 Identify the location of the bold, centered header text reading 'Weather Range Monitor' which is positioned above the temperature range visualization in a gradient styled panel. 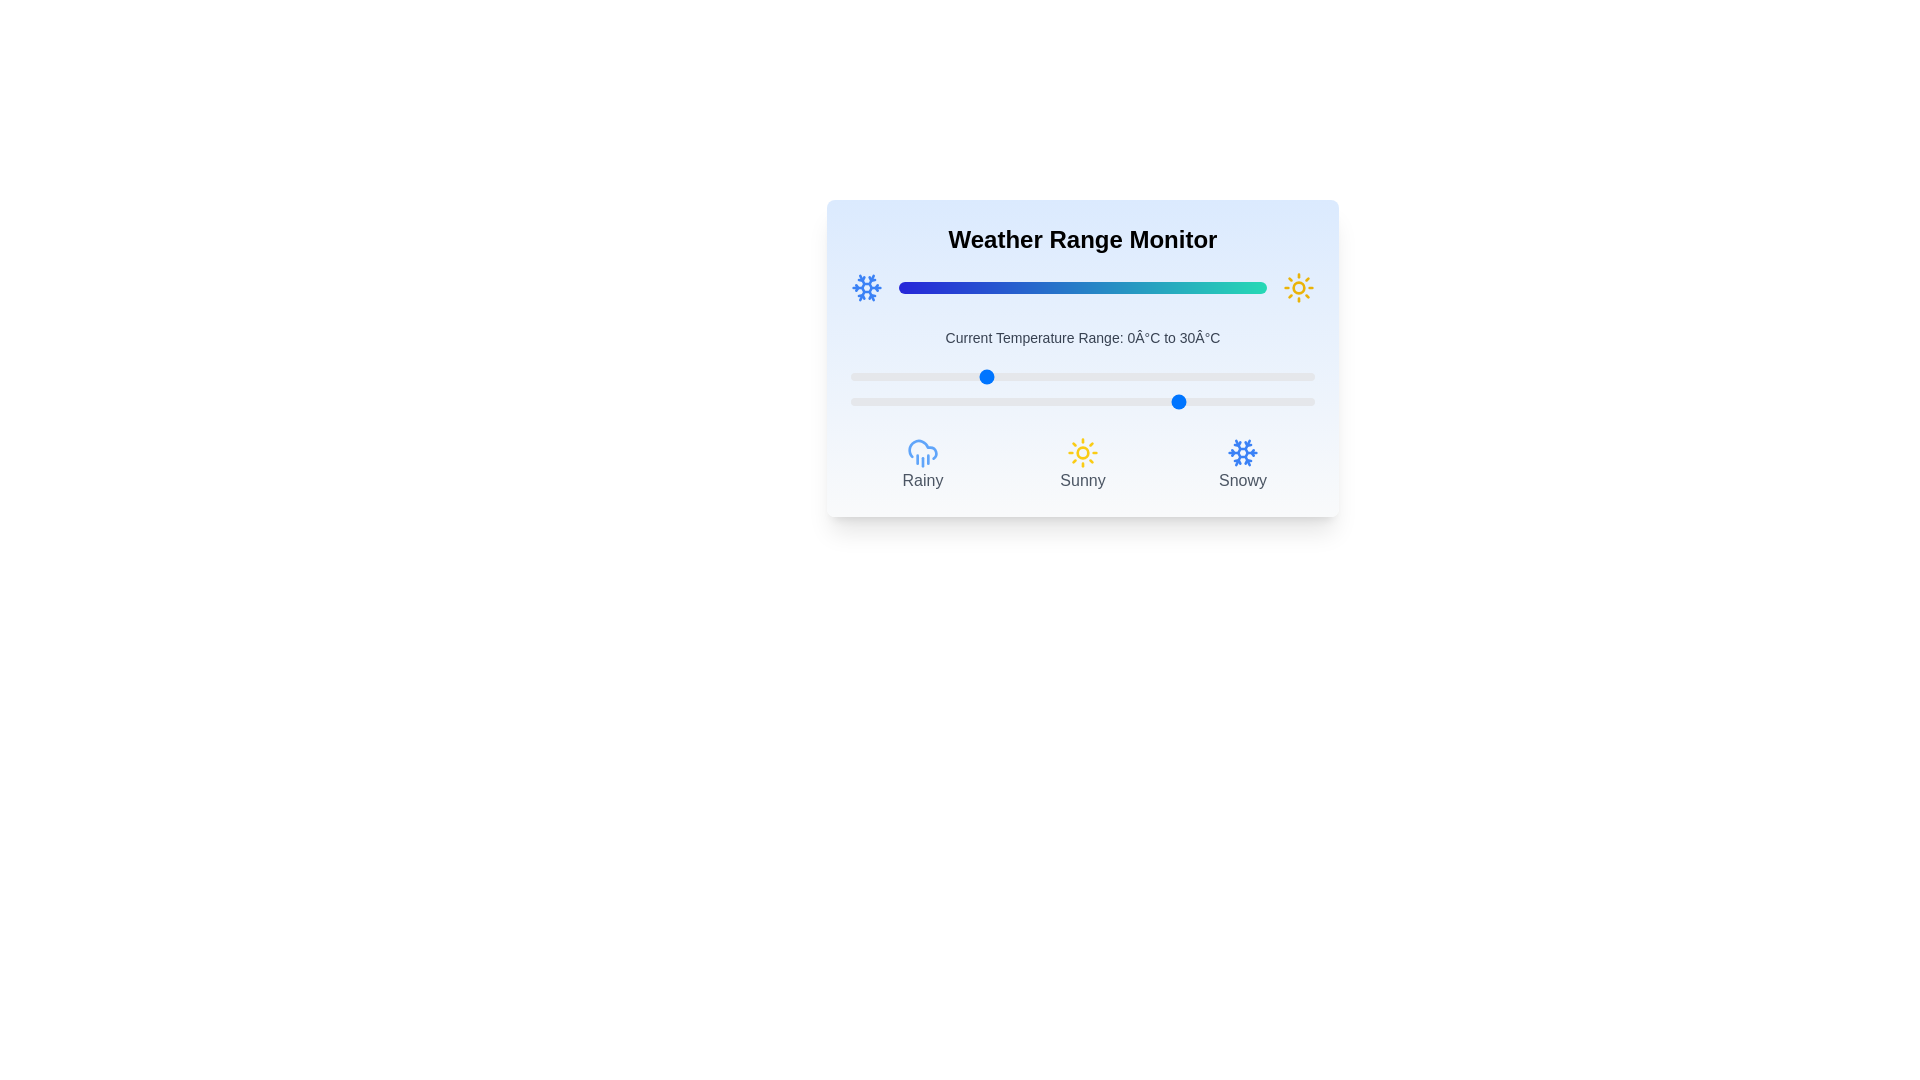
(1082, 238).